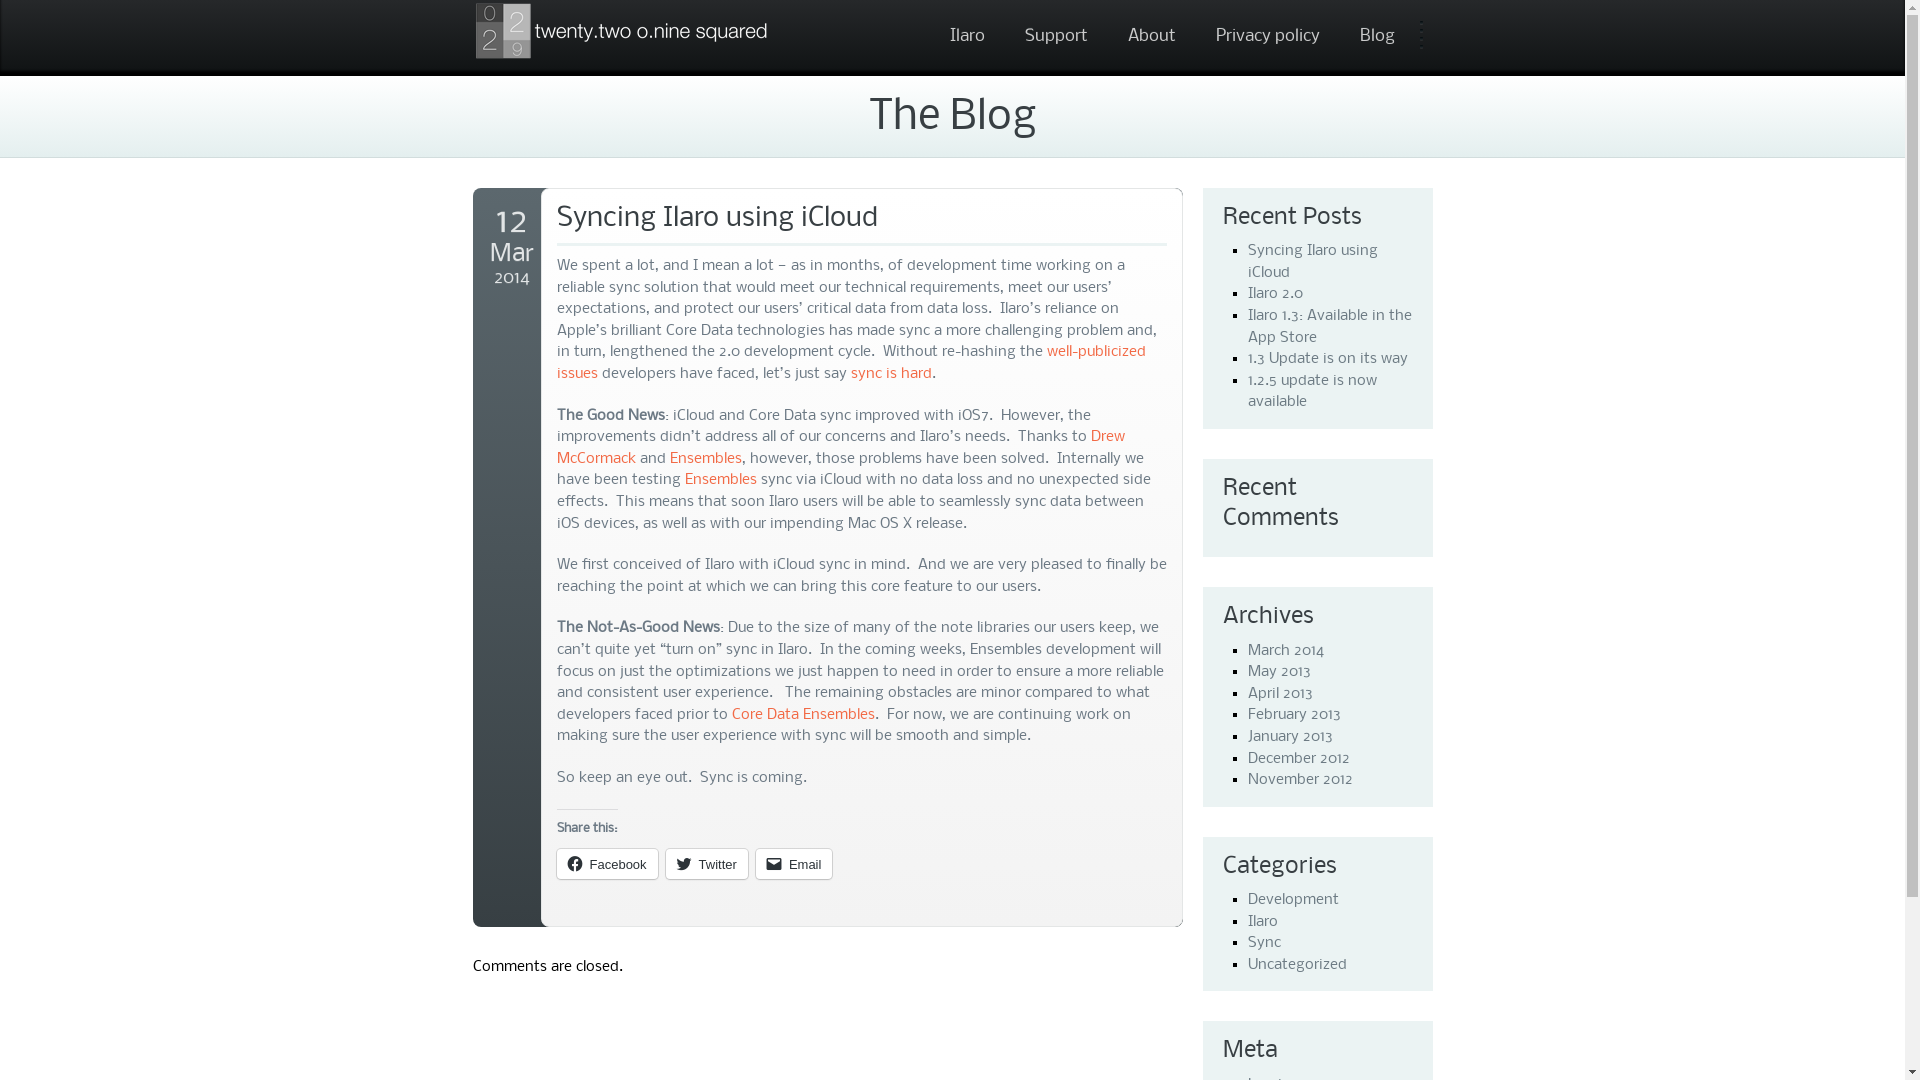 The width and height of the screenshot is (1920, 1080). What do you see at coordinates (705, 459) in the screenshot?
I see `'Ensembles'` at bounding box center [705, 459].